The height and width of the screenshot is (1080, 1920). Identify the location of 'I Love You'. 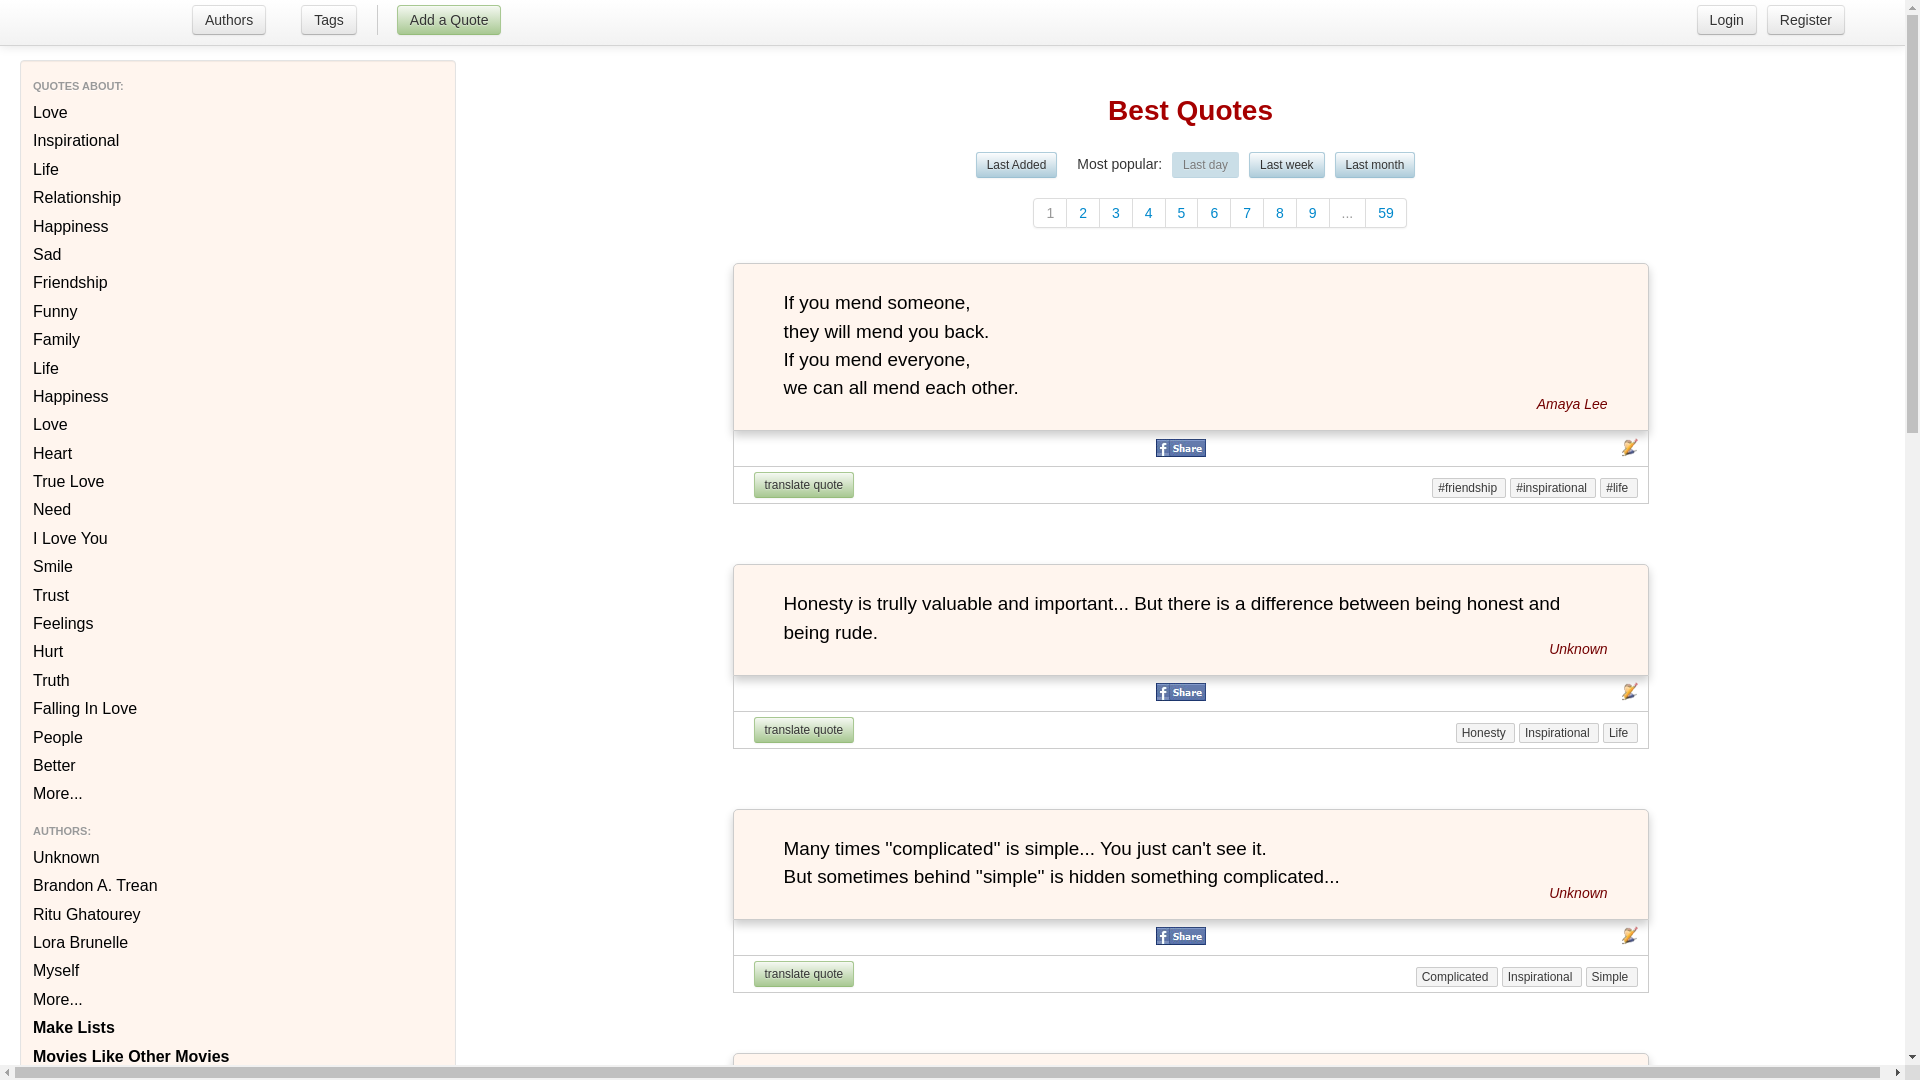
(18, 538).